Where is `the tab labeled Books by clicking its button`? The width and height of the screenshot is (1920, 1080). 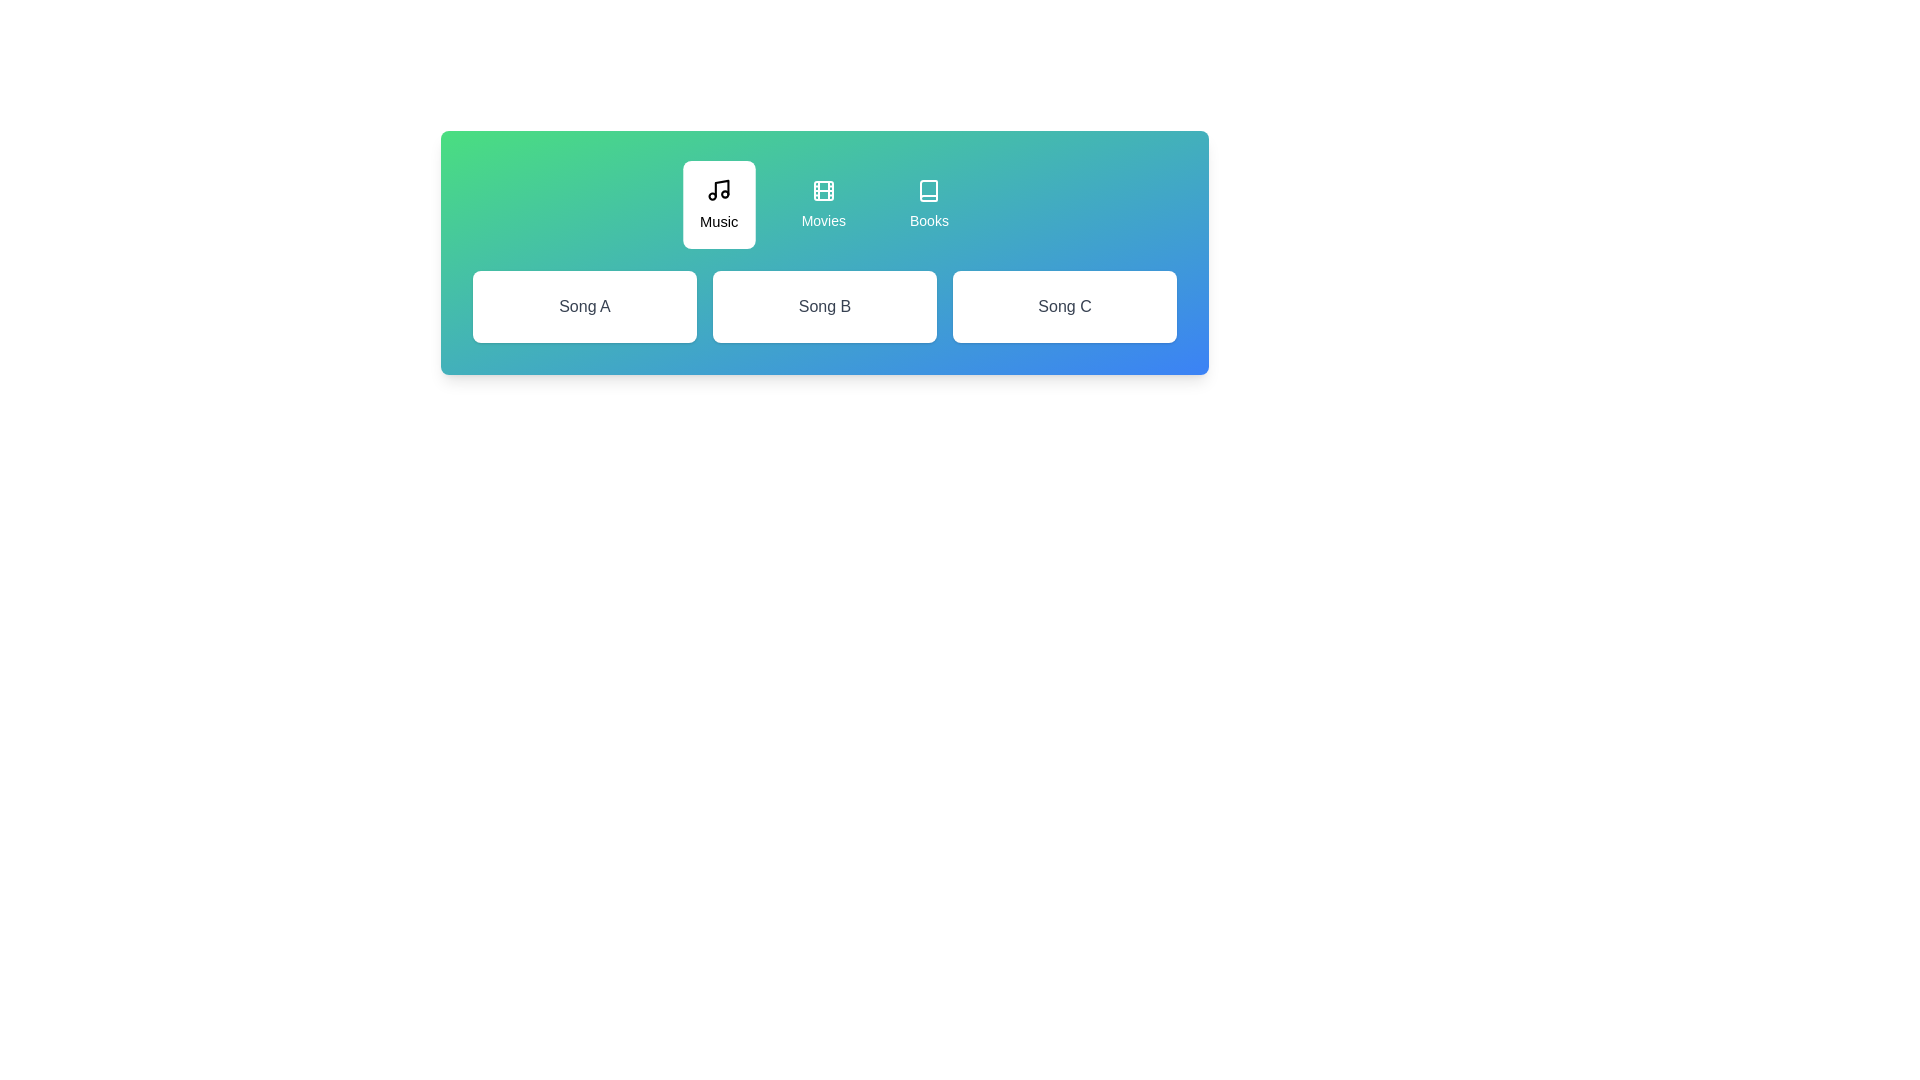 the tab labeled Books by clicking its button is located at coordinates (928, 204).